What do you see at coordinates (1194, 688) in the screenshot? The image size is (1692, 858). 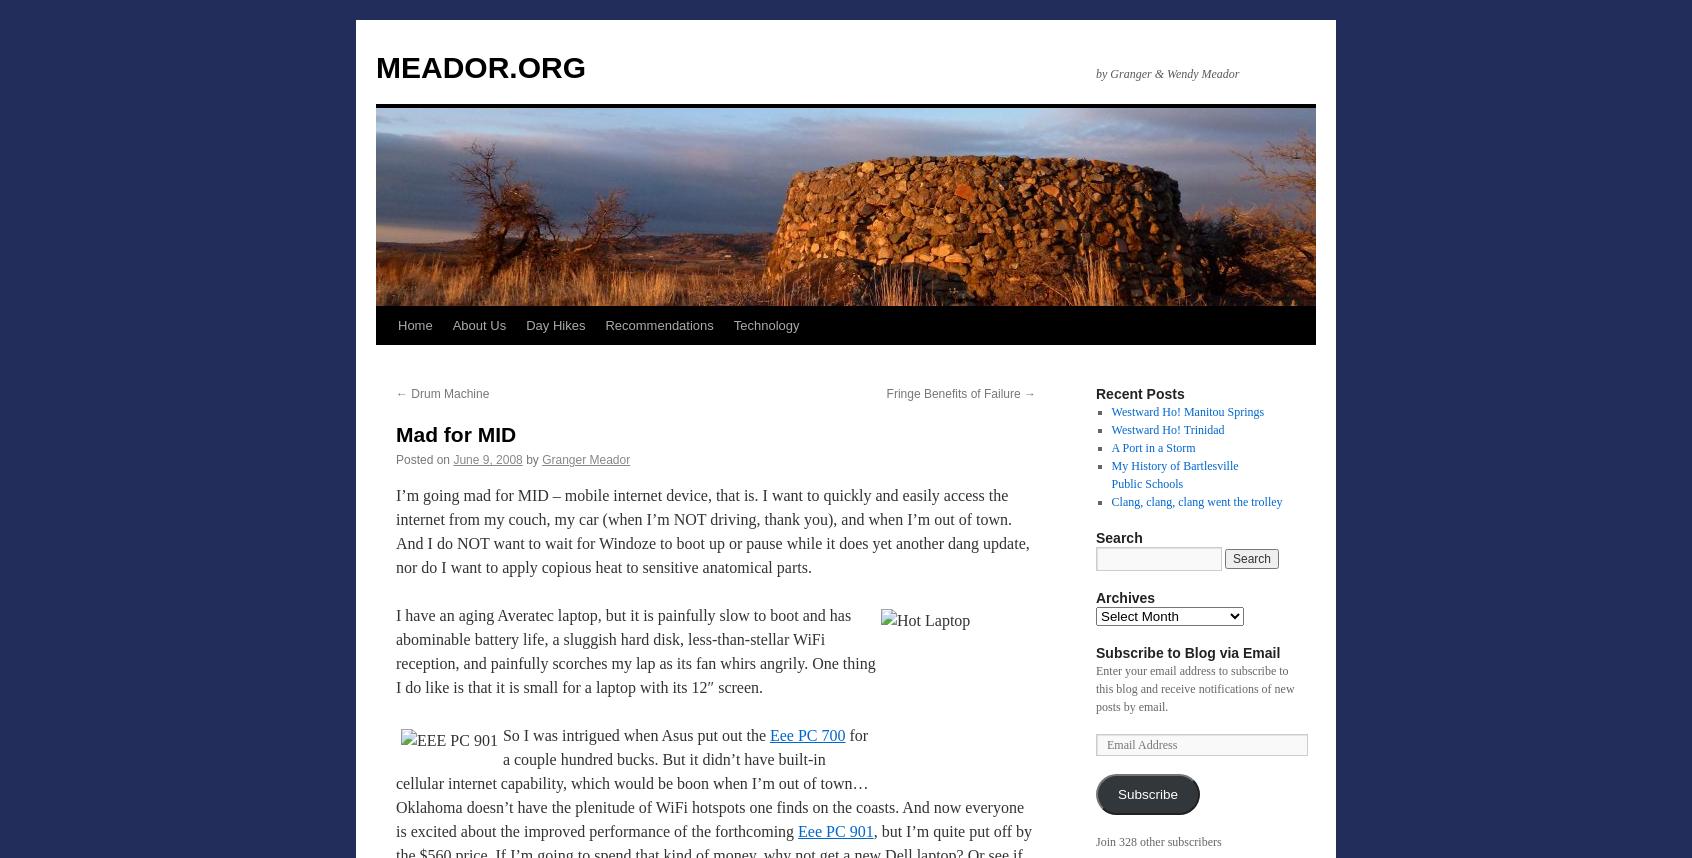 I see `'Enter your email address to subscribe to this blog and receive notifications of new posts by email.'` at bounding box center [1194, 688].